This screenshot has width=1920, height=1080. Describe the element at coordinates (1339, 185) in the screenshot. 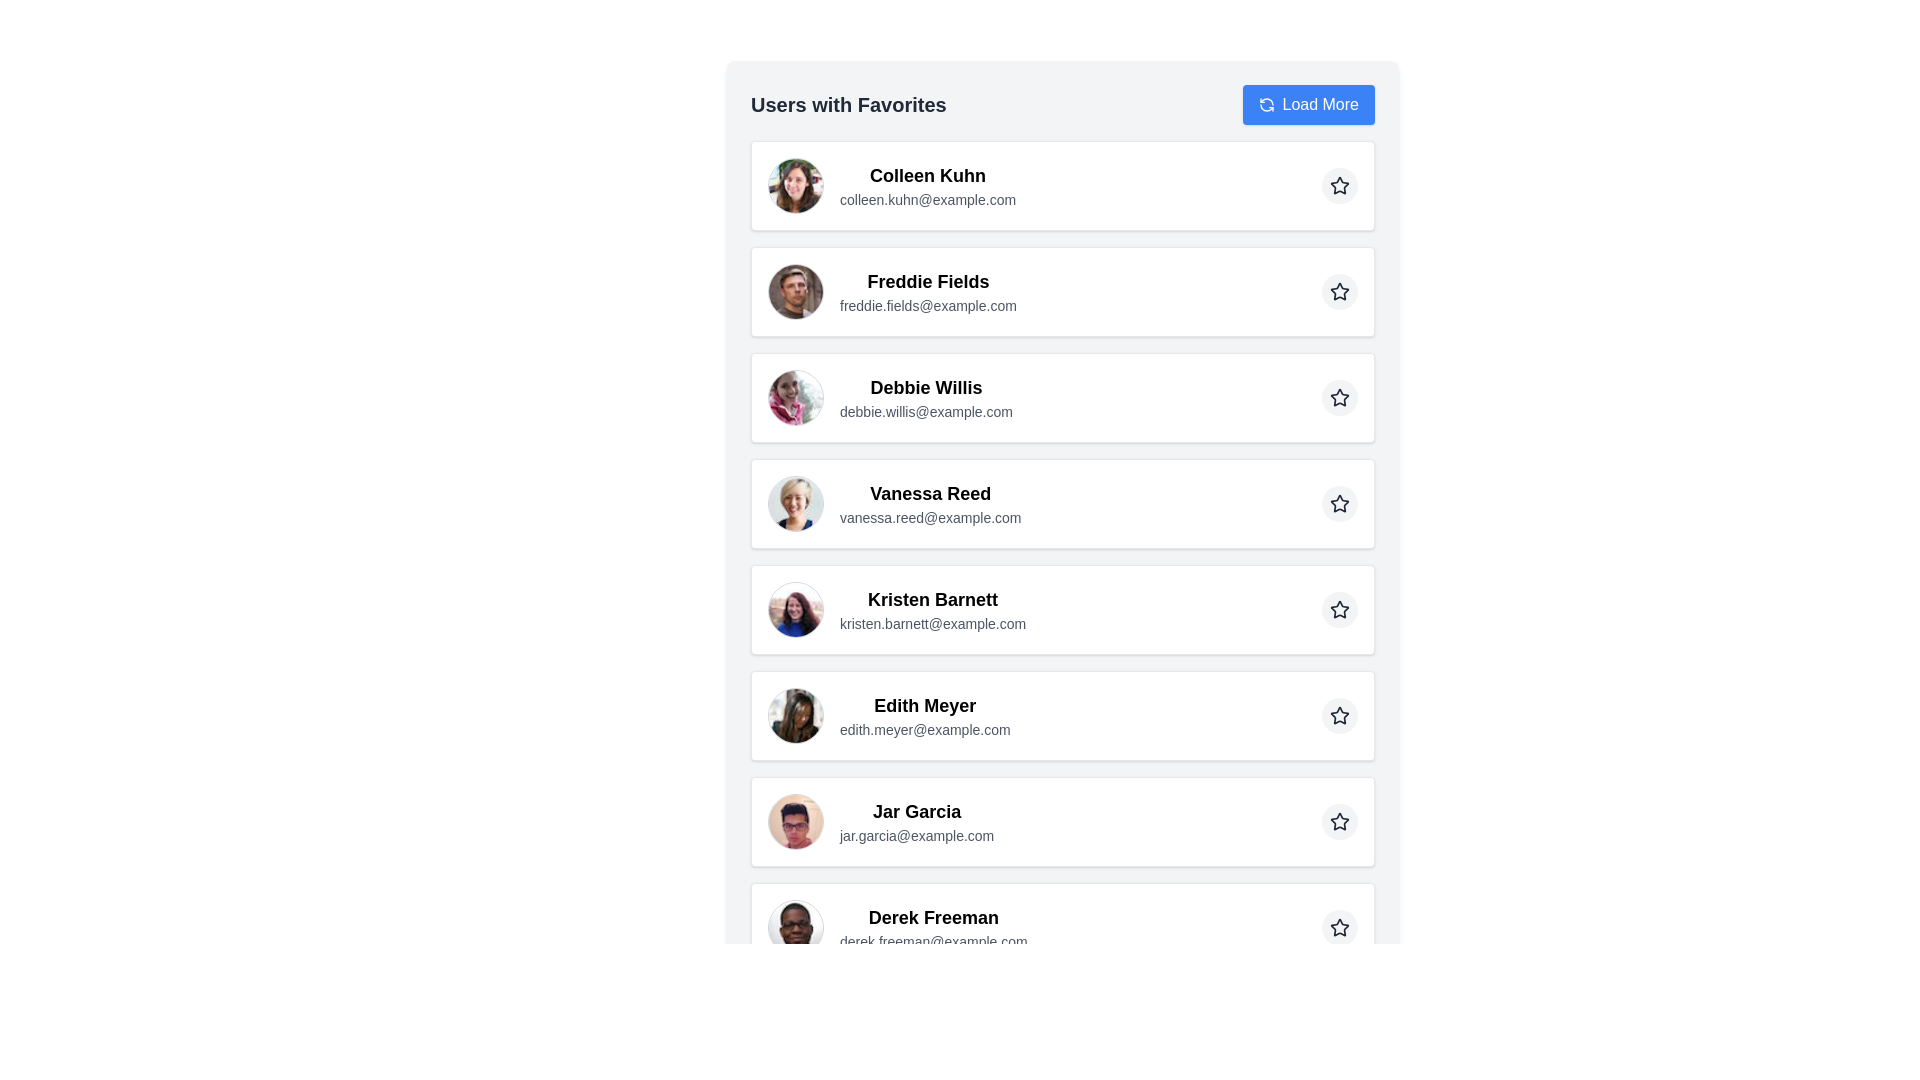

I see `the first star icon to the right of Colleen Kuhn's name` at that location.